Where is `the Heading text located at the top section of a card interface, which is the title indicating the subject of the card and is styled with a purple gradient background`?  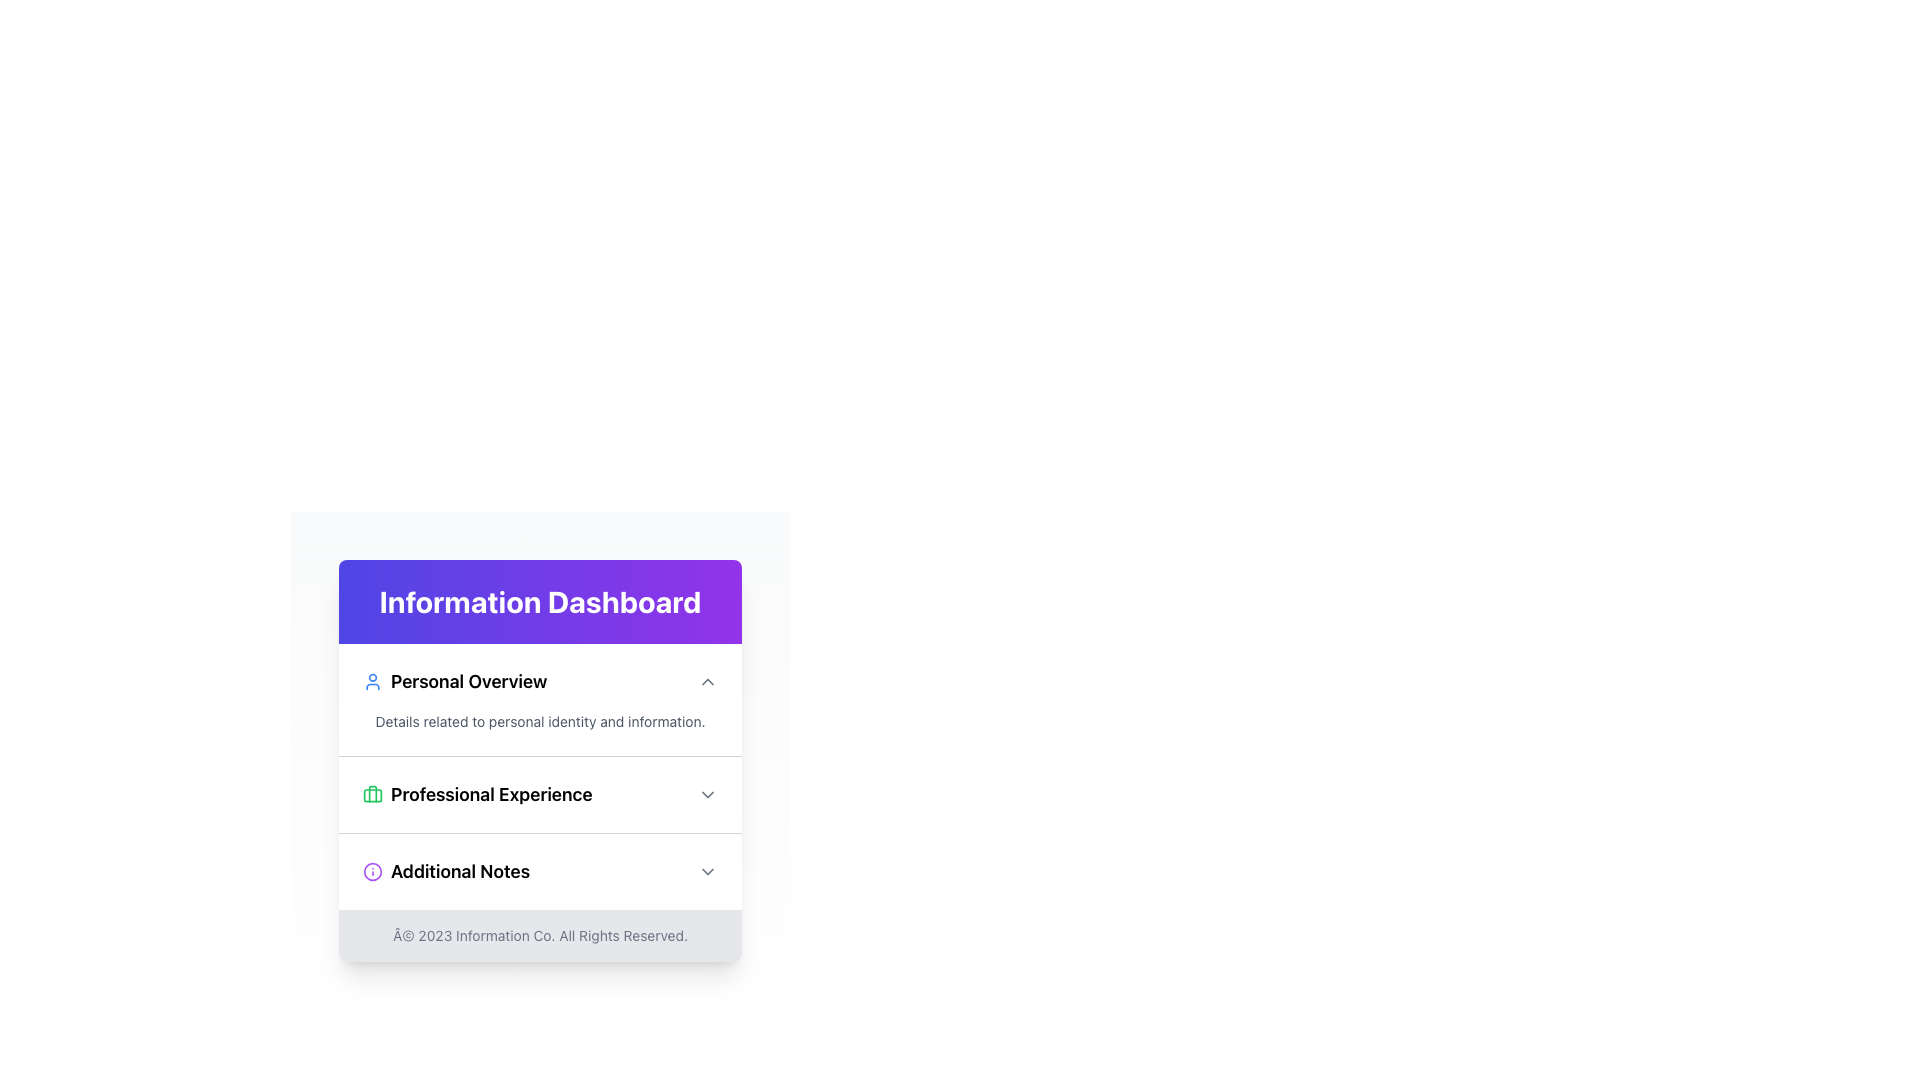
the Heading text located at the top section of a card interface, which is the title indicating the subject of the card and is styled with a purple gradient background is located at coordinates (540, 600).